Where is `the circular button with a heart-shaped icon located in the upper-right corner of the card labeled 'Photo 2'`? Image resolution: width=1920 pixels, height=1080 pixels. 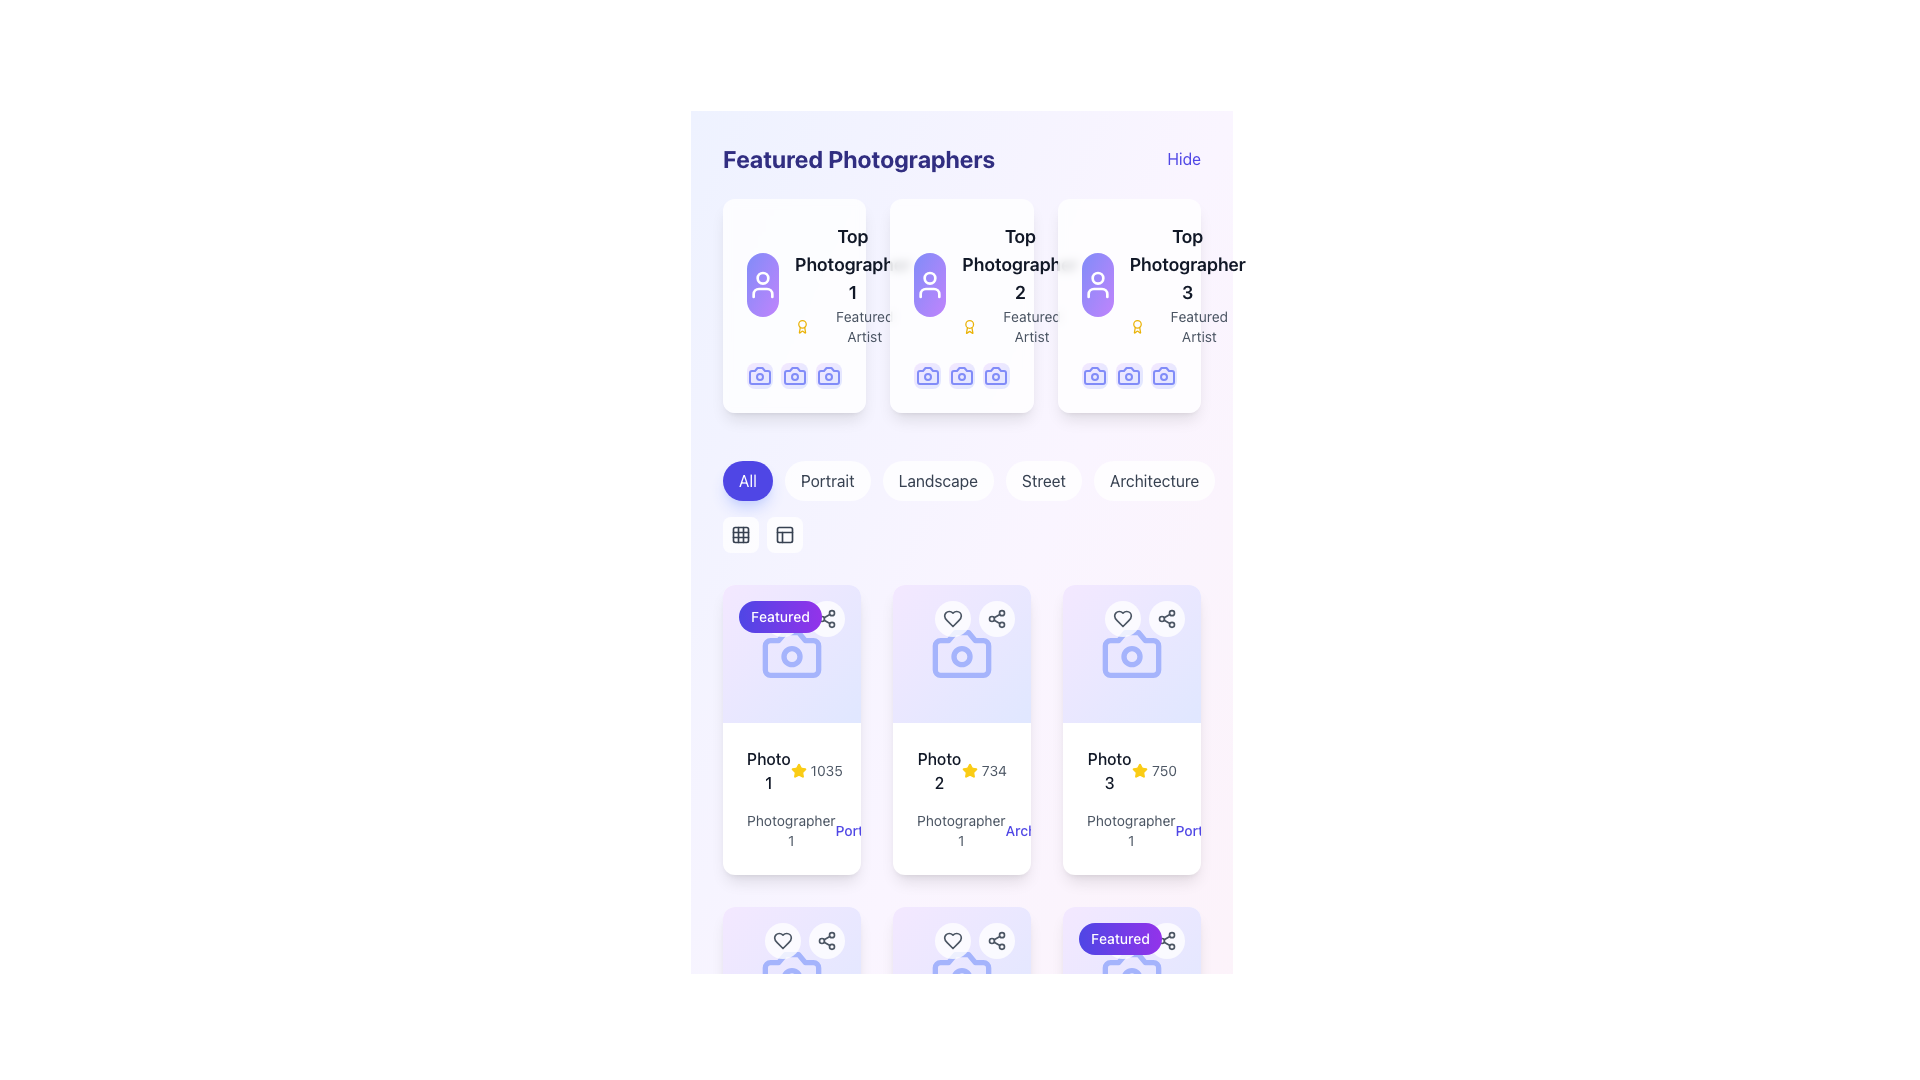 the circular button with a heart-shaped icon located in the upper-right corner of the card labeled 'Photo 2' is located at coordinates (952, 617).